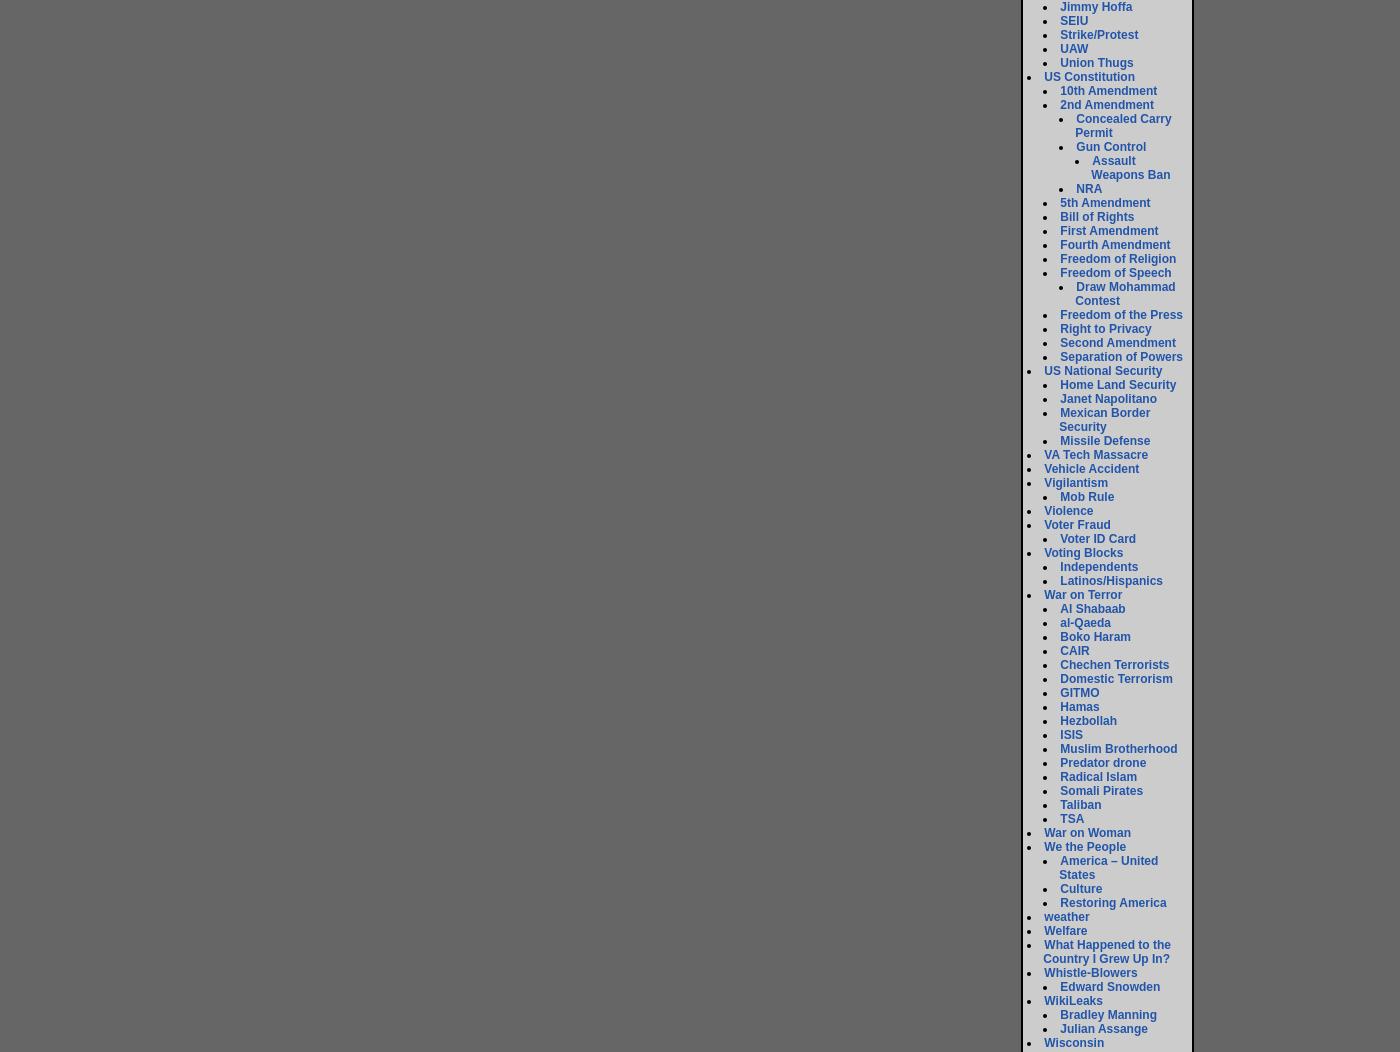  What do you see at coordinates (1103, 1027) in the screenshot?
I see `'Julian Assange'` at bounding box center [1103, 1027].